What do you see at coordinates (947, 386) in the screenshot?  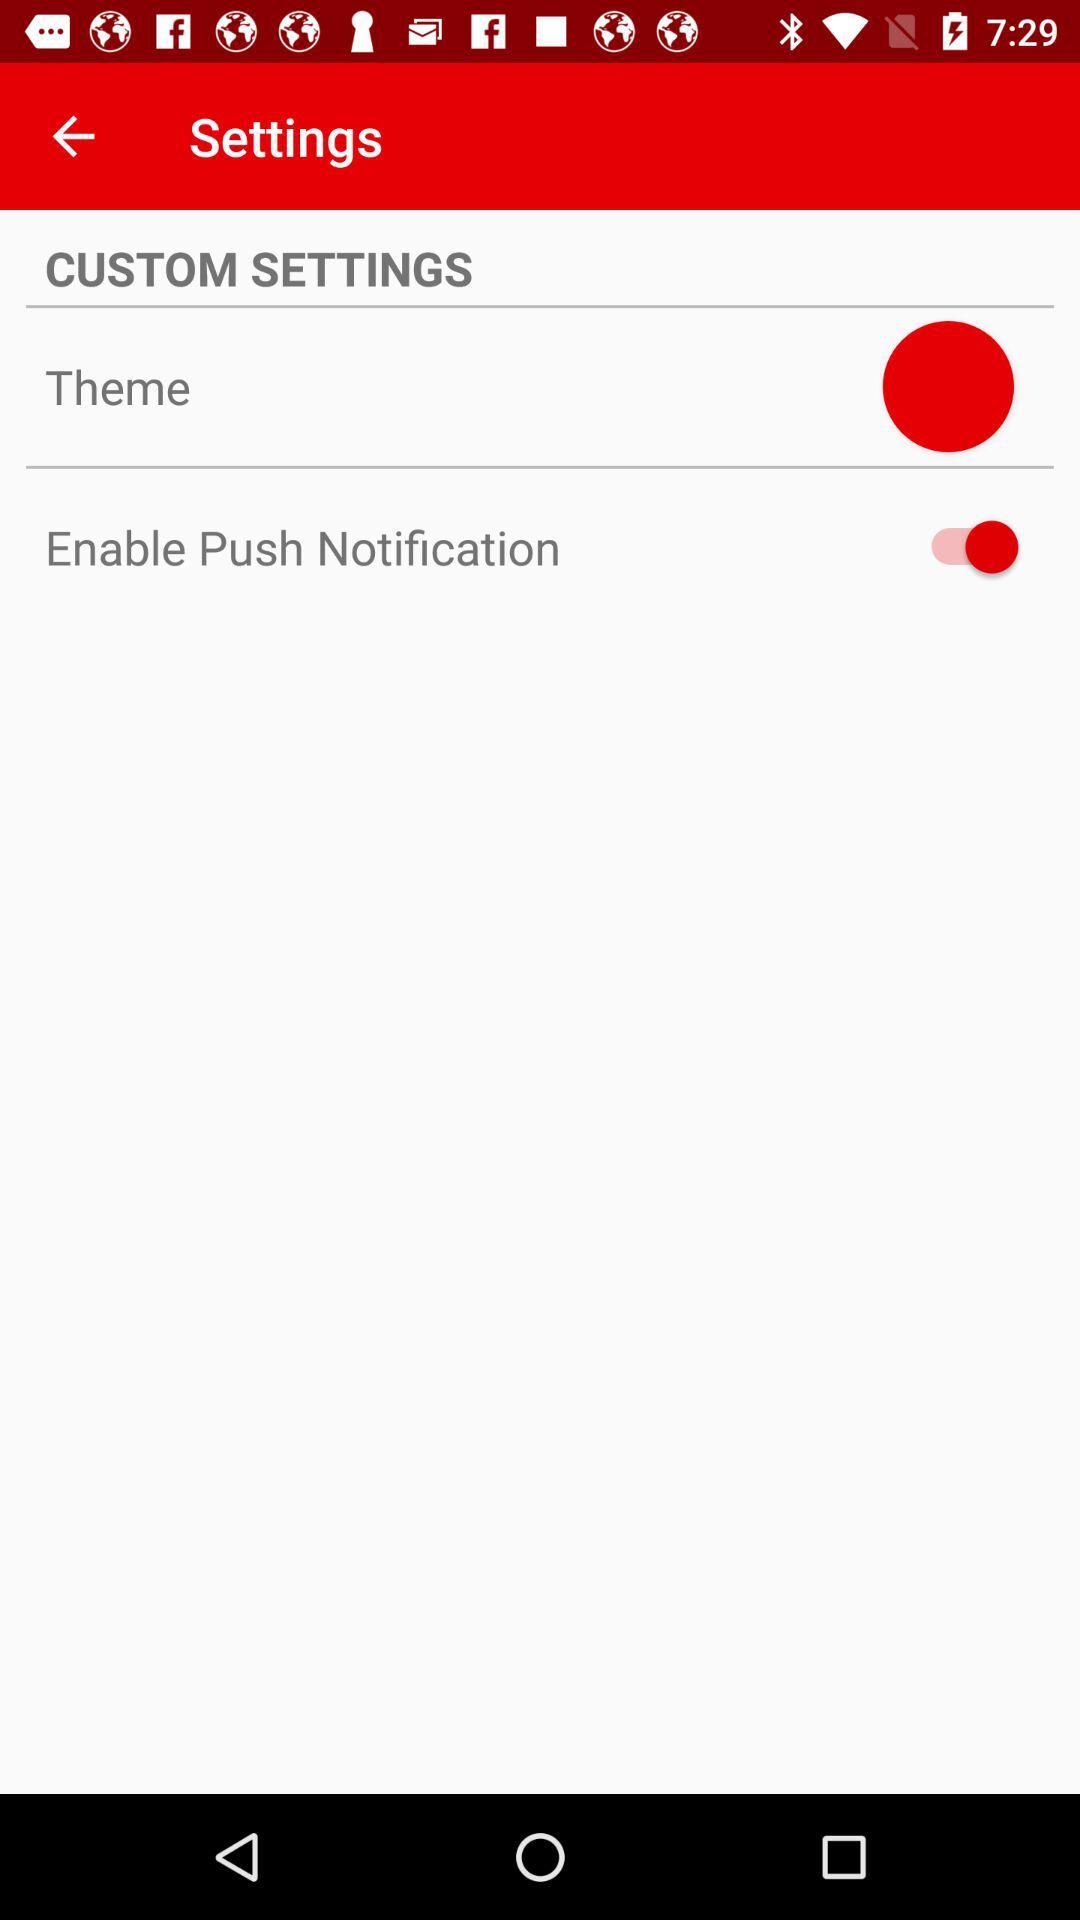 I see `the icon next to the theme item` at bounding box center [947, 386].